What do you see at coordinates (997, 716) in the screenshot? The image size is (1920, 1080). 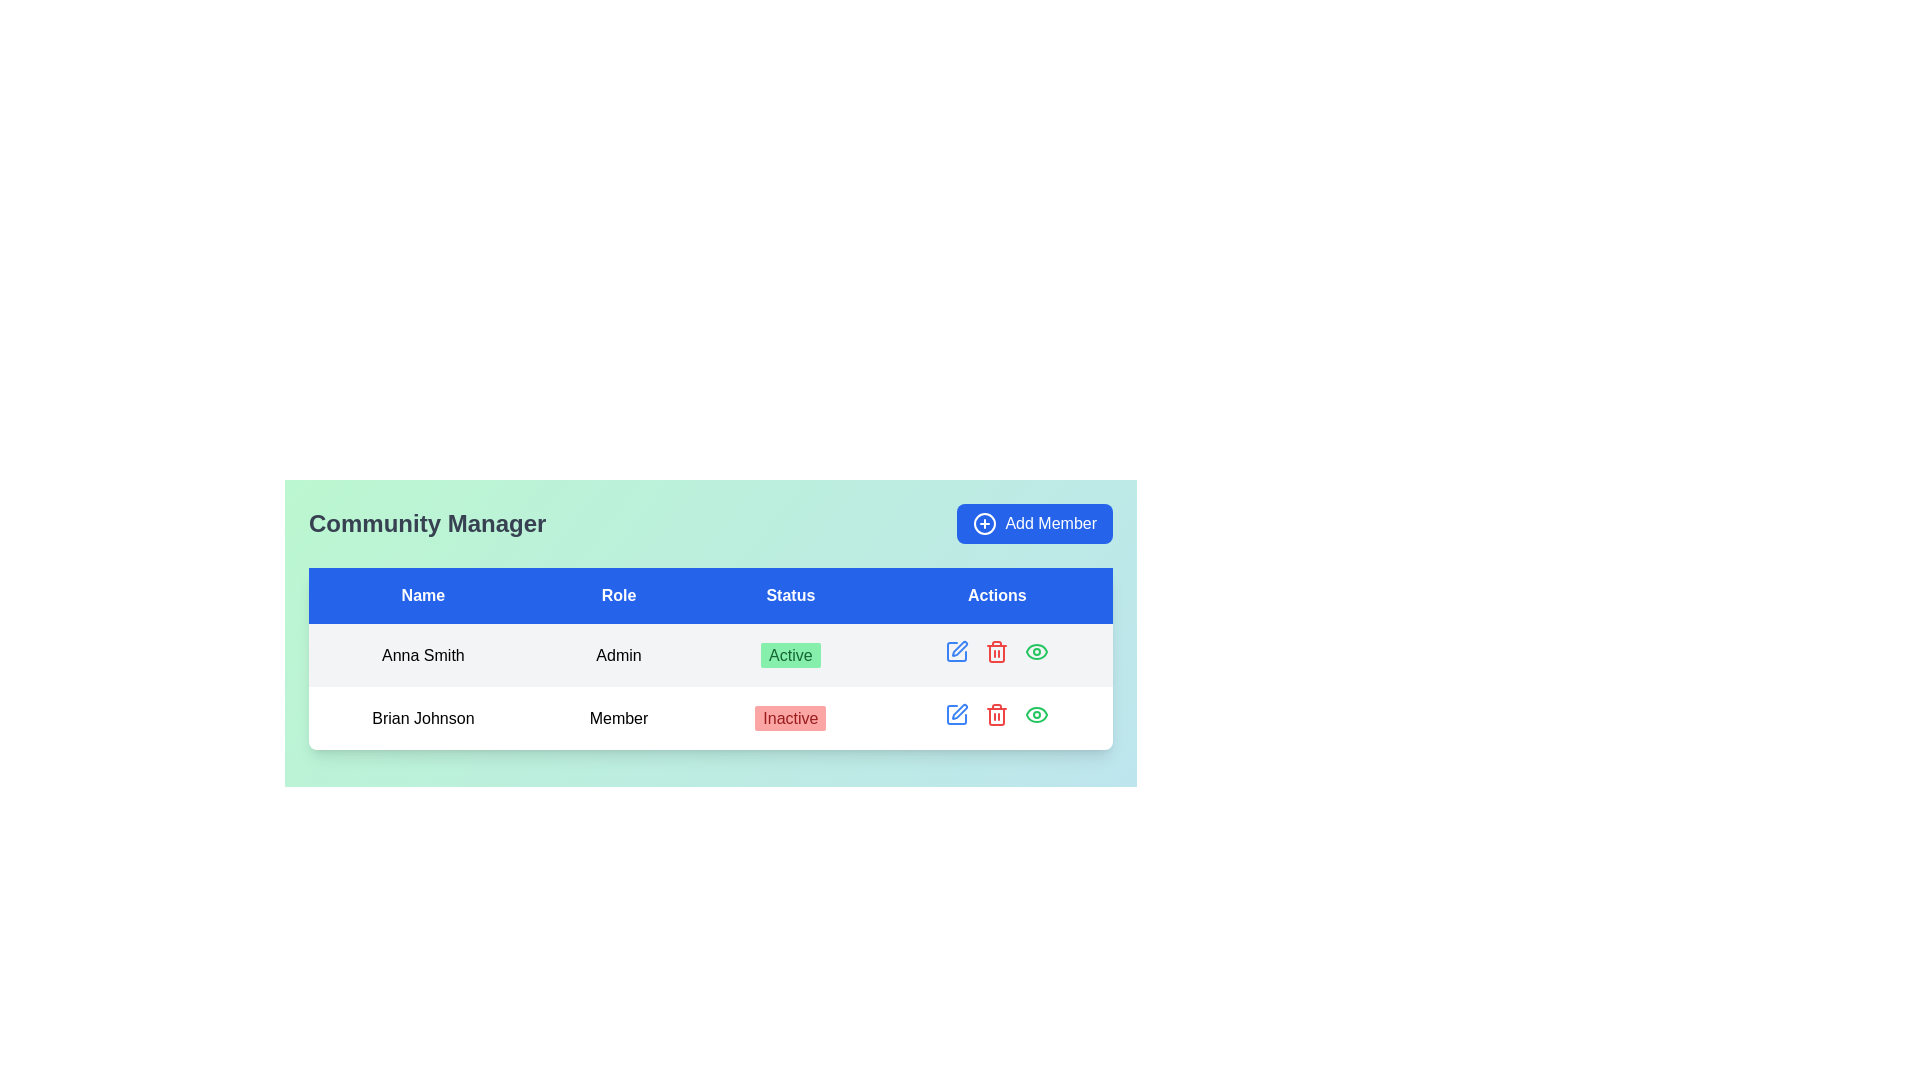 I see `the delete icon located` at bounding box center [997, 716].